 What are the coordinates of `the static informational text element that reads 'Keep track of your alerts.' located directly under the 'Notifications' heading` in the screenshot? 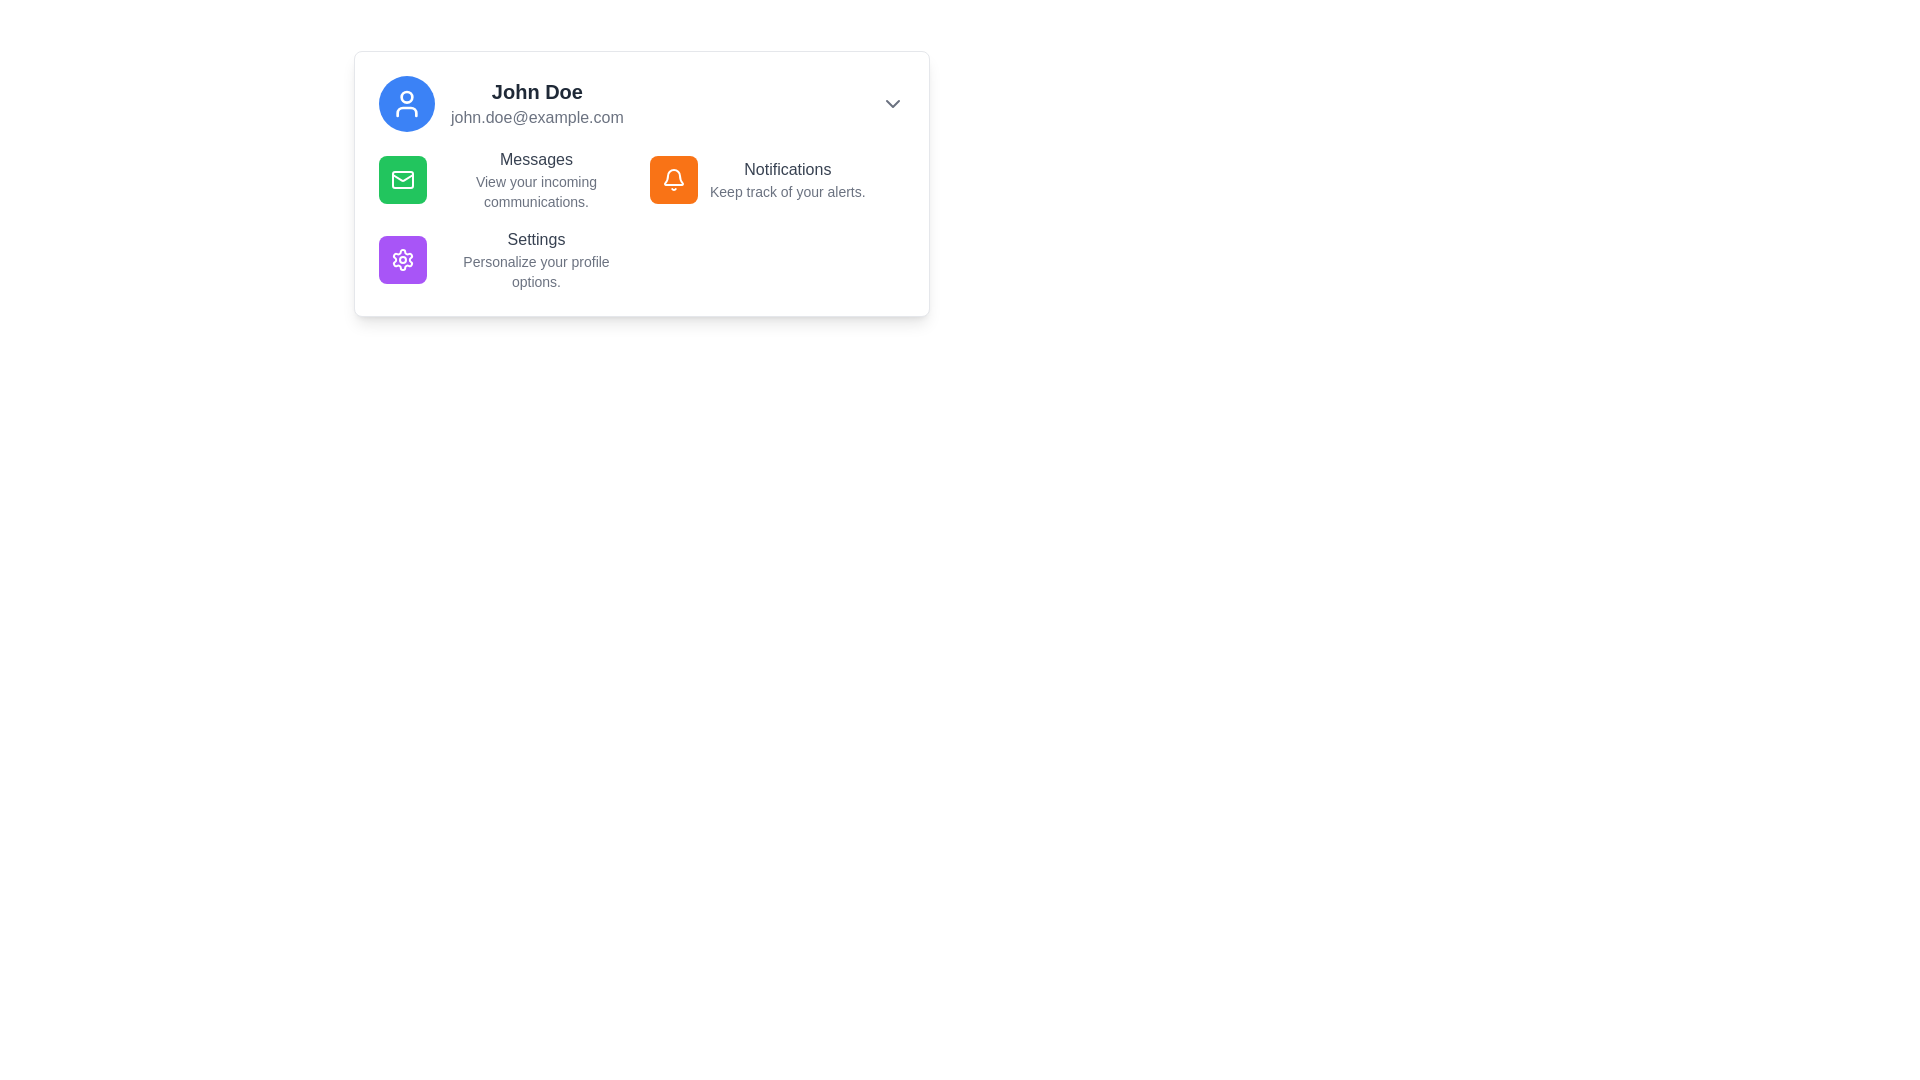 It's located at (786, 192).